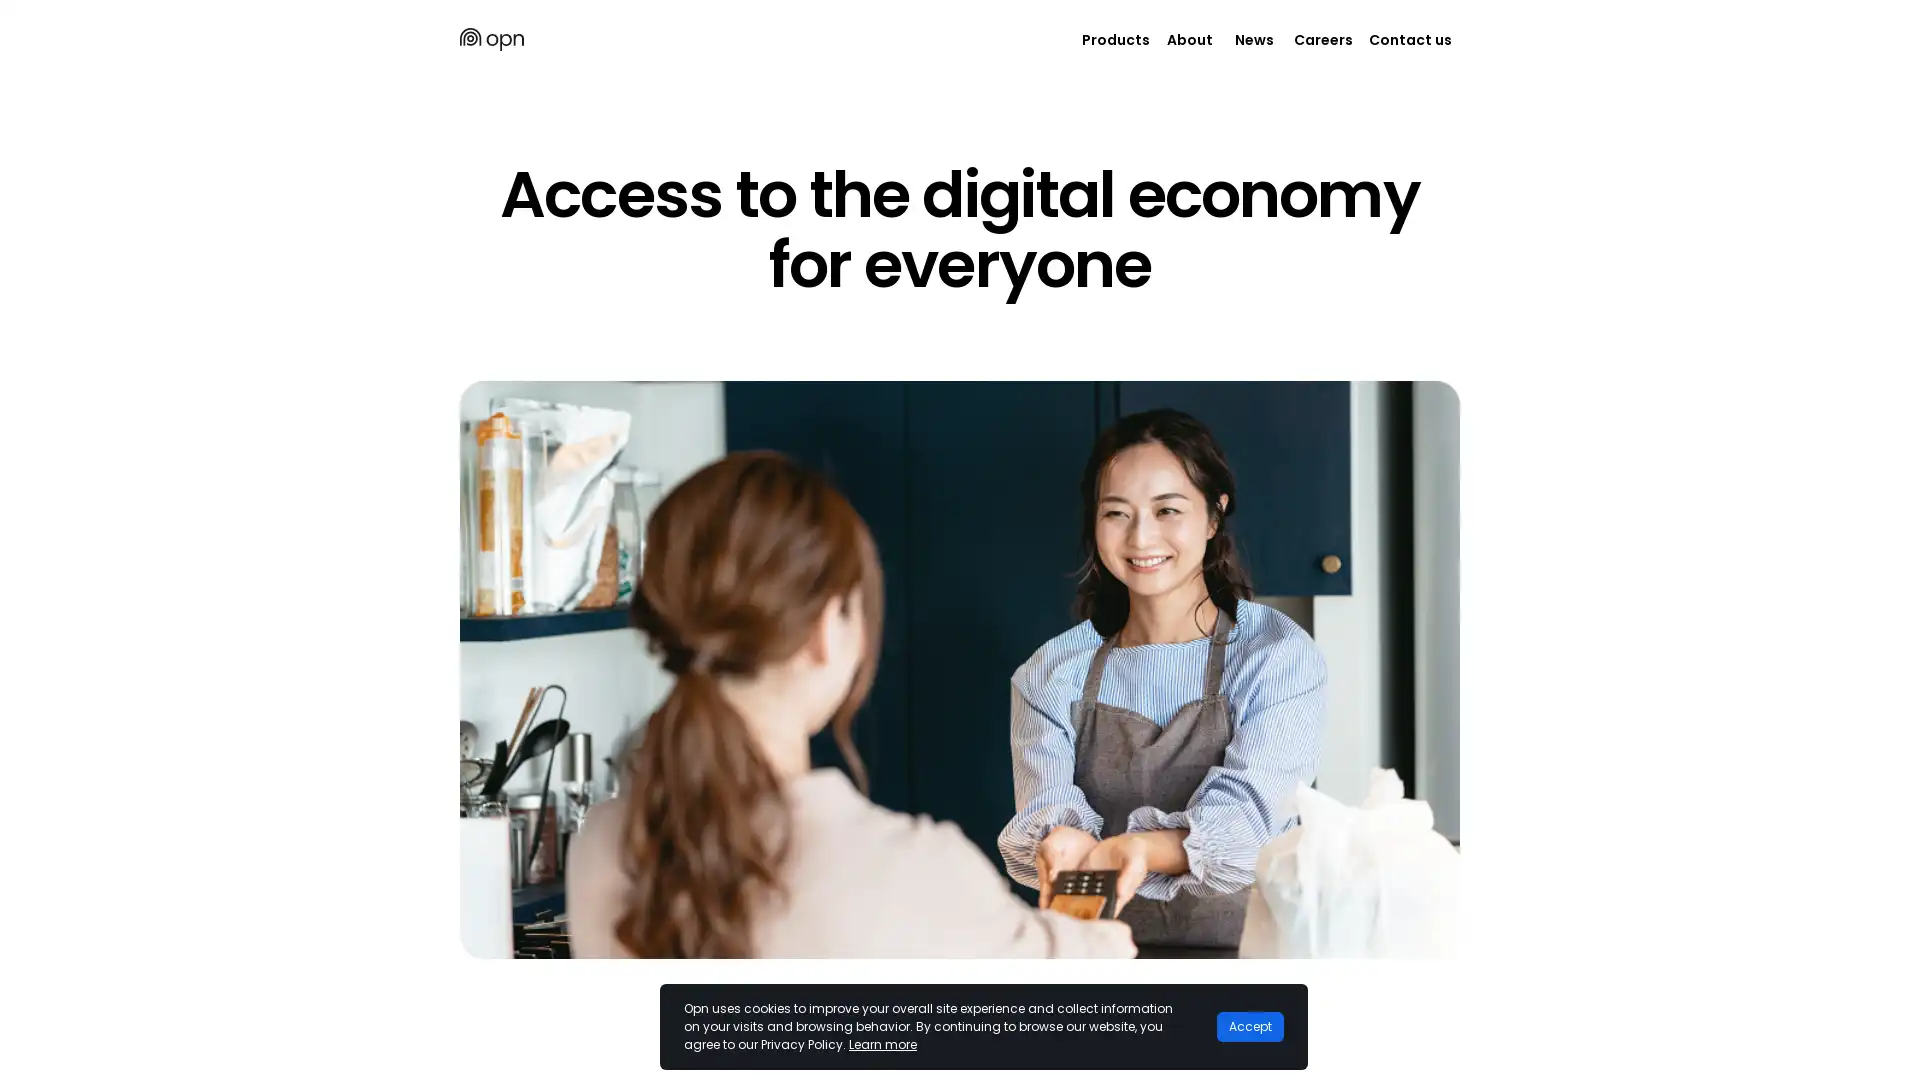  I want to click on About, so click(1190, 39).